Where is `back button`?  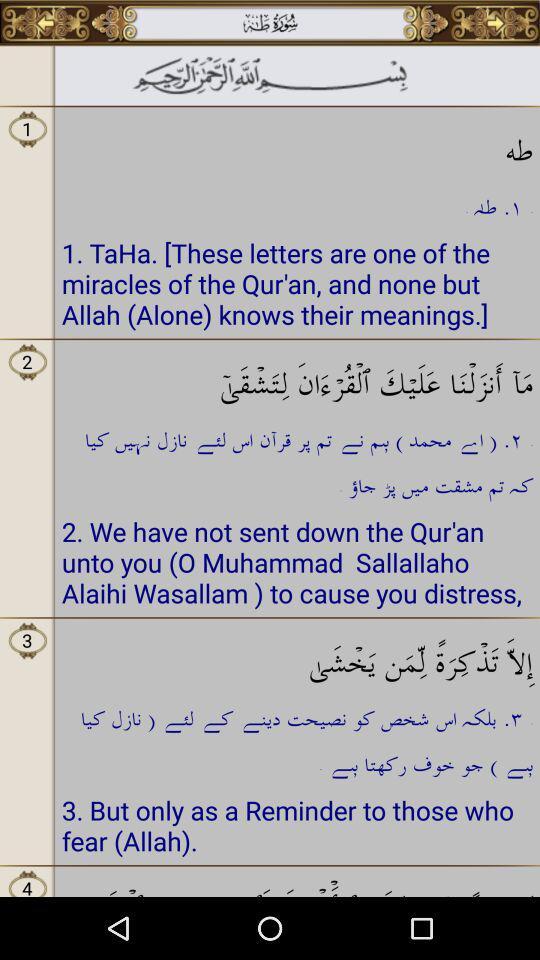
back button is located at coordinates (45, 22).